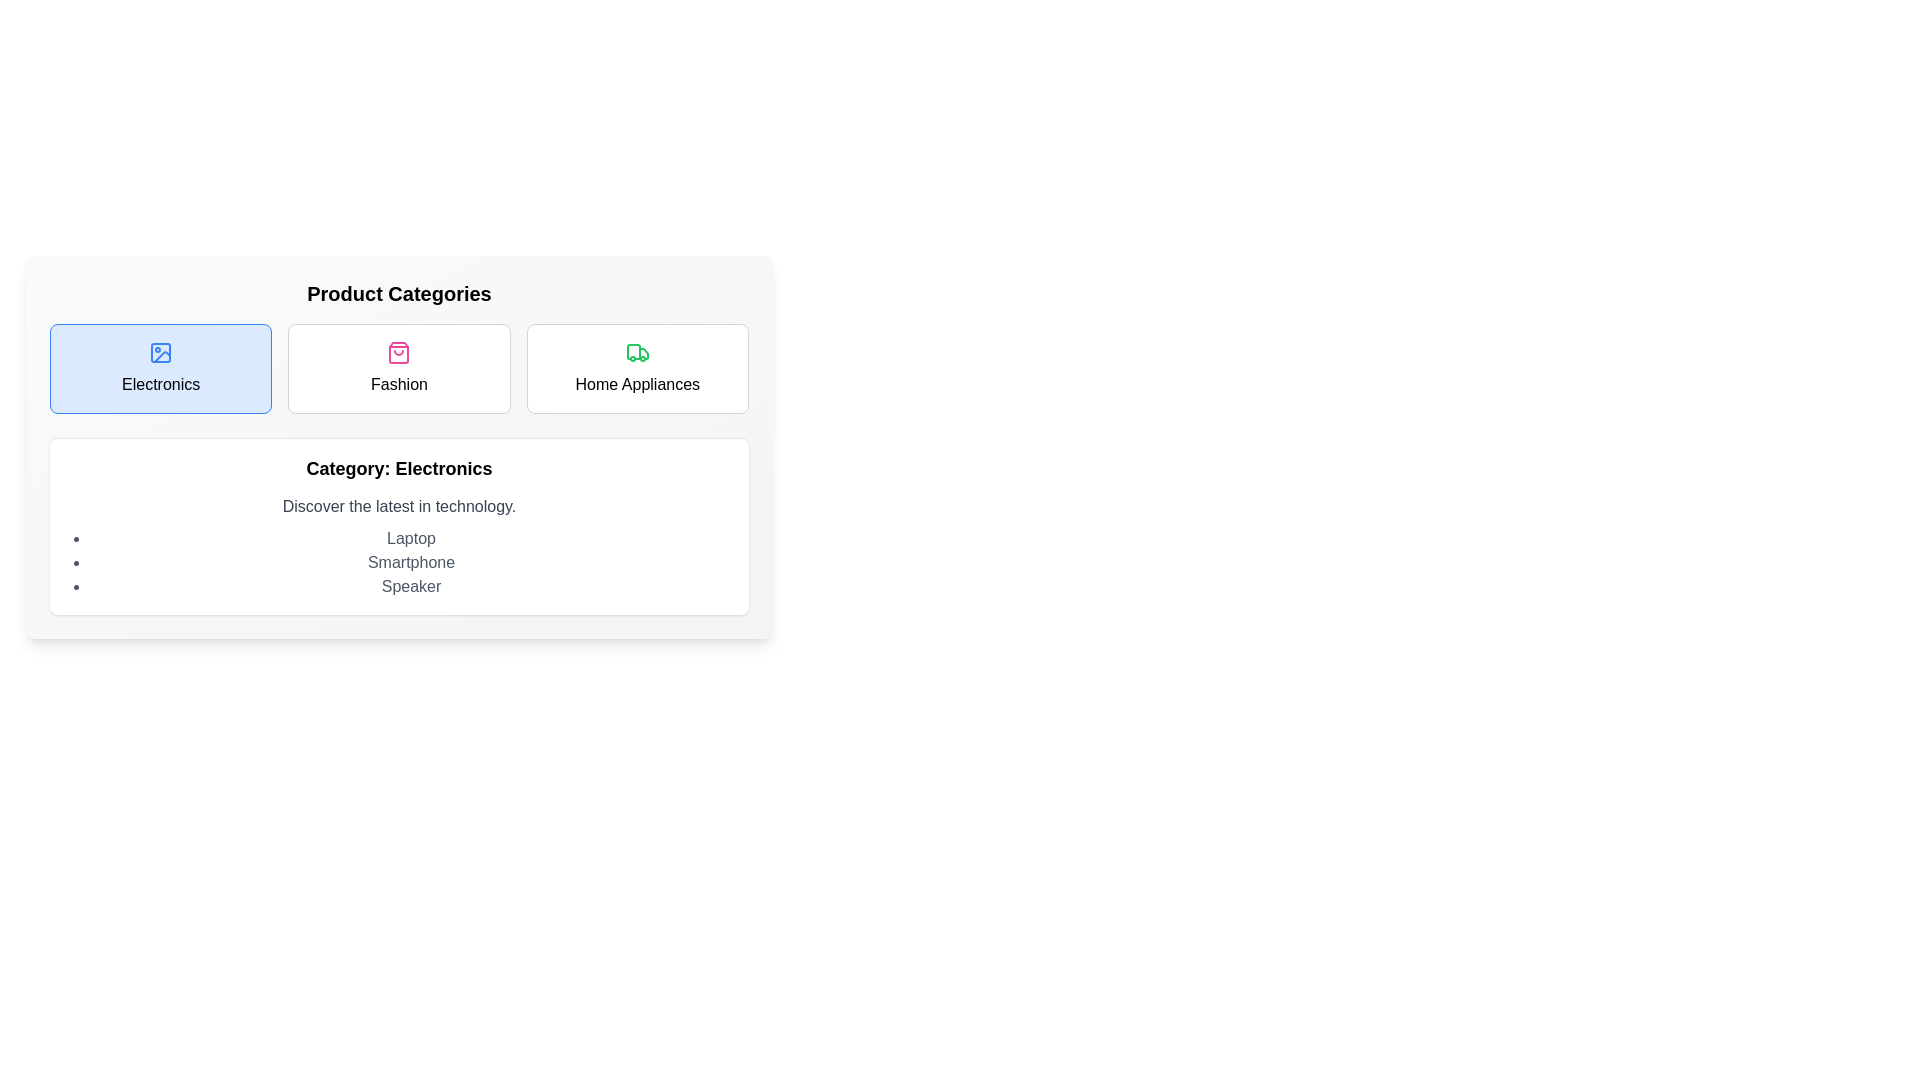 The width and height of the screenshot is (1920, 1080). I want to click on the shopping bag icon in the 'Fashion' category, so click(399, 352).